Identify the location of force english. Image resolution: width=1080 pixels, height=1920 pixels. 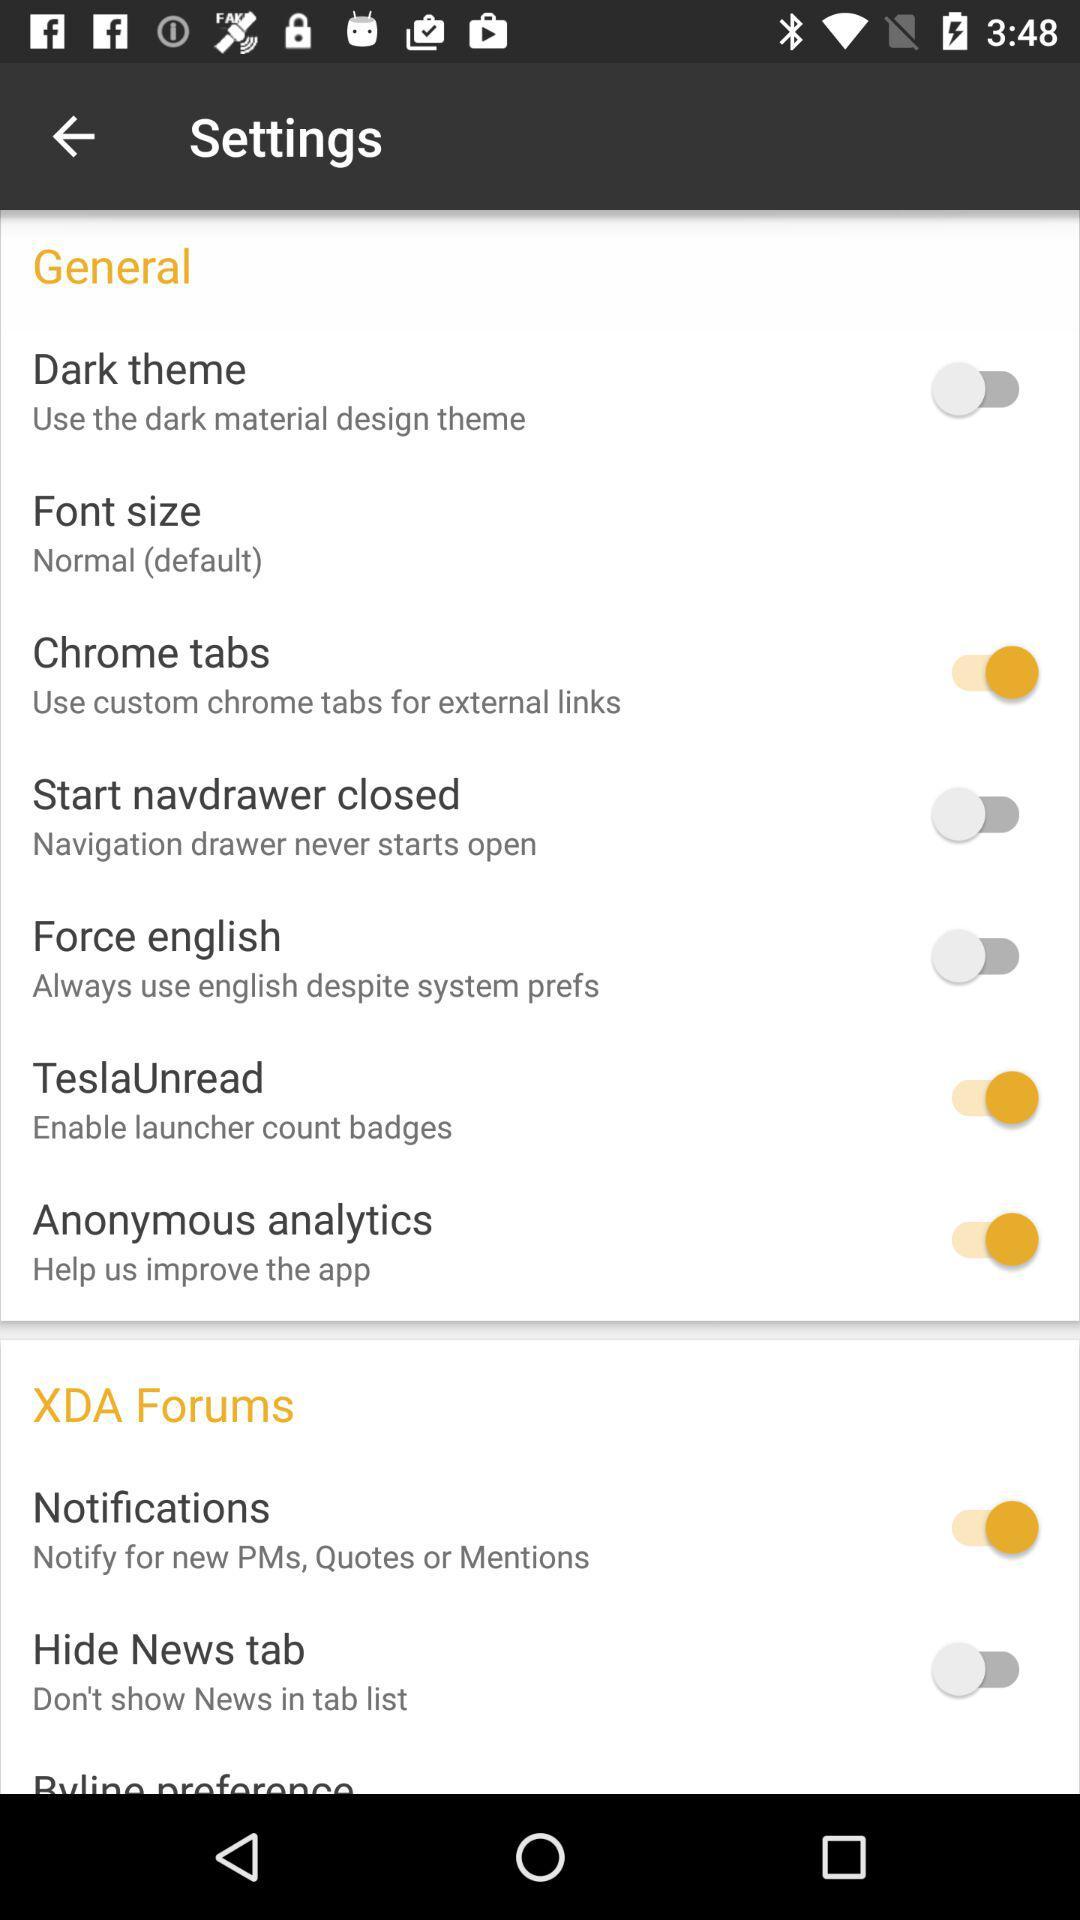
(984, 954).